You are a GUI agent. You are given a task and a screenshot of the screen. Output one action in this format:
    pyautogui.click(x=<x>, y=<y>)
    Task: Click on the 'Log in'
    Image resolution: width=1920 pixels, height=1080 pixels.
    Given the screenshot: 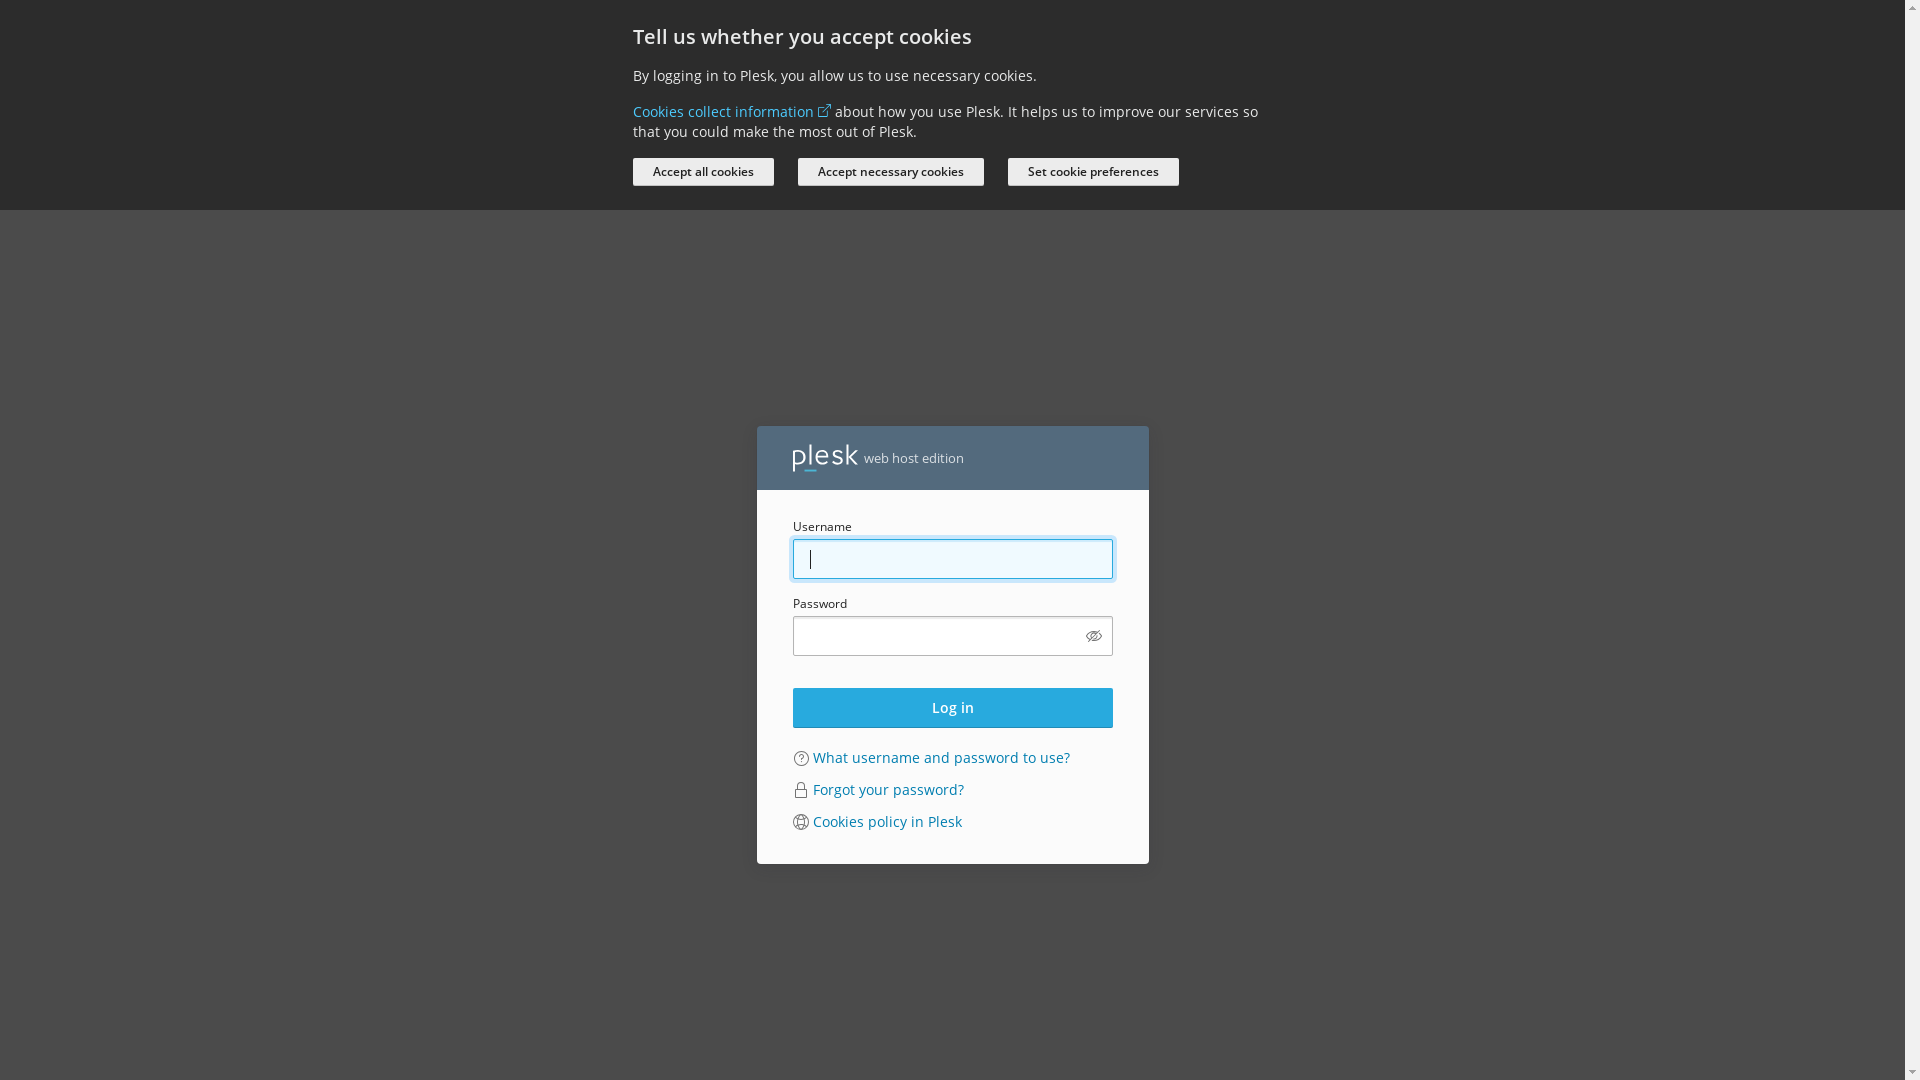 What is the action you would take?
    pyautogui.click(x=950, y=707)
    